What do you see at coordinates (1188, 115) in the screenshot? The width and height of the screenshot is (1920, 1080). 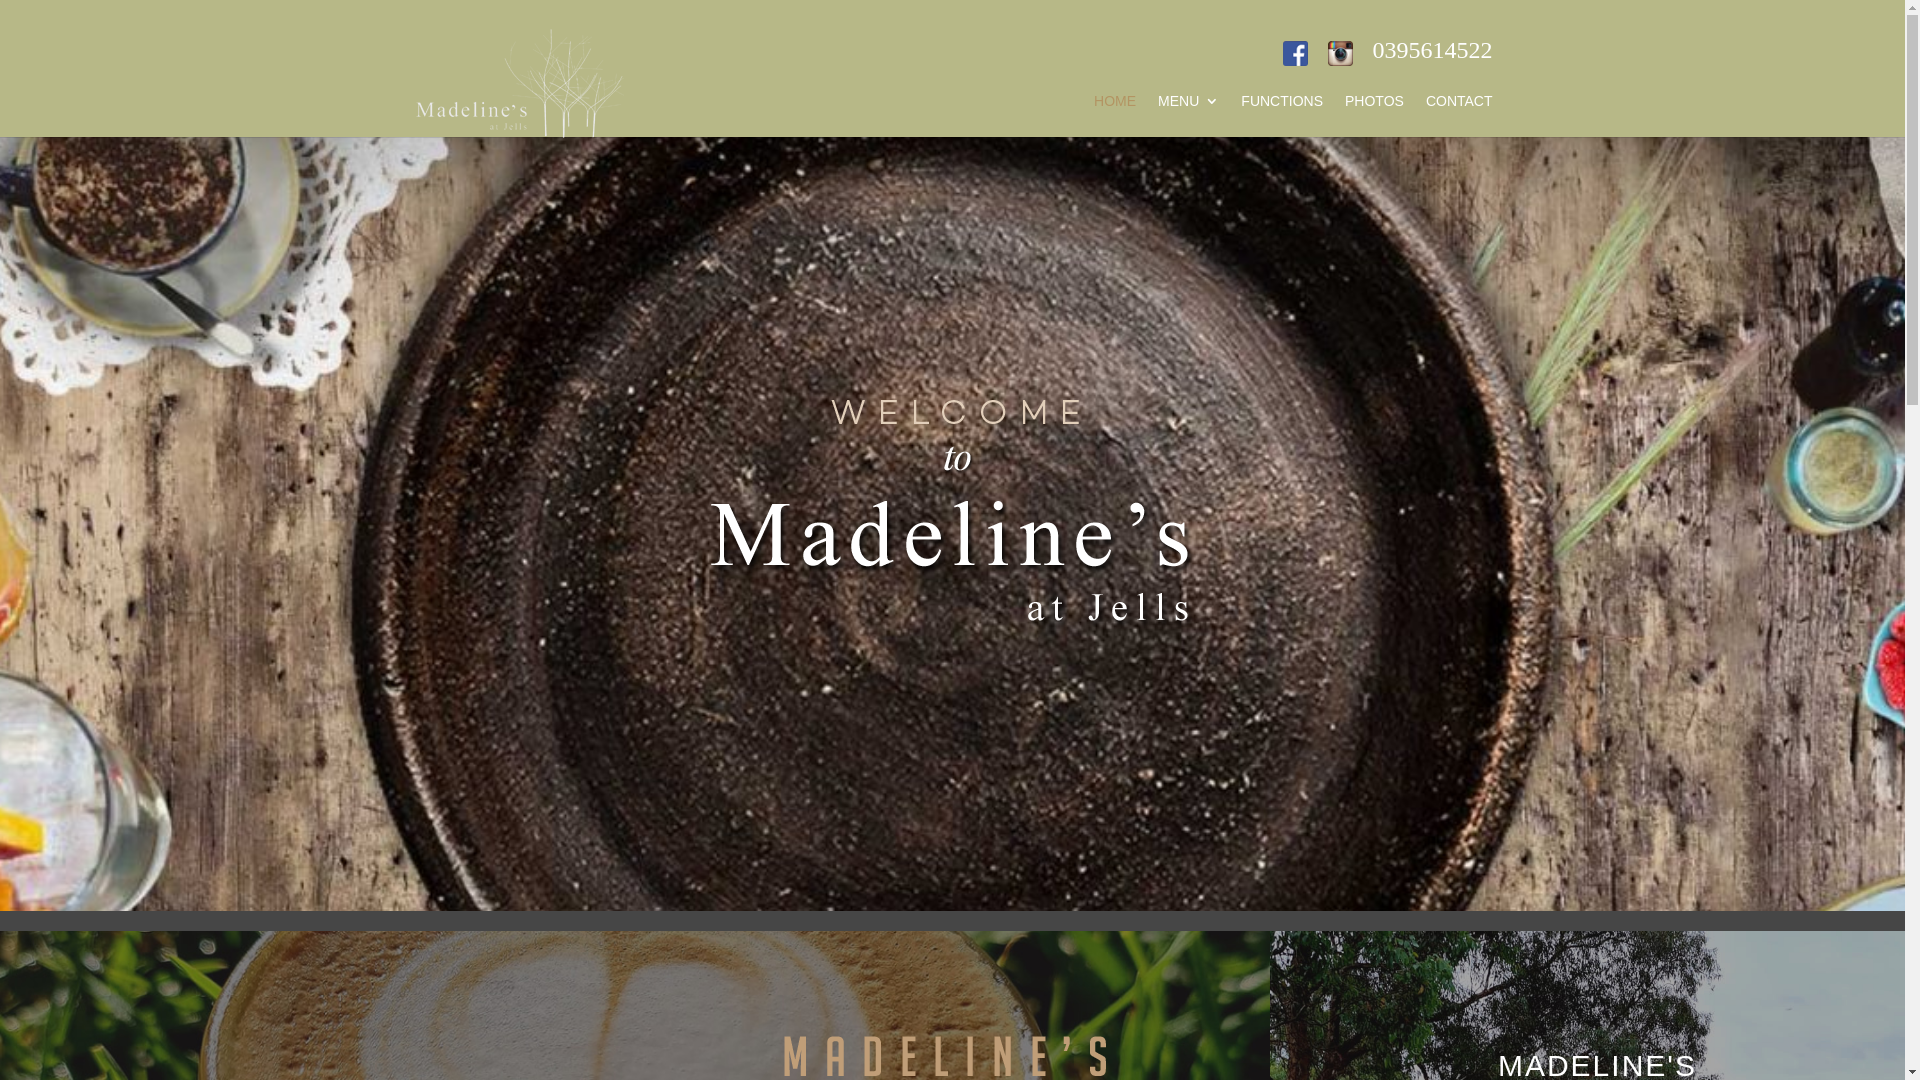 I see `'MENU'` at bounding box center [1188, 115].